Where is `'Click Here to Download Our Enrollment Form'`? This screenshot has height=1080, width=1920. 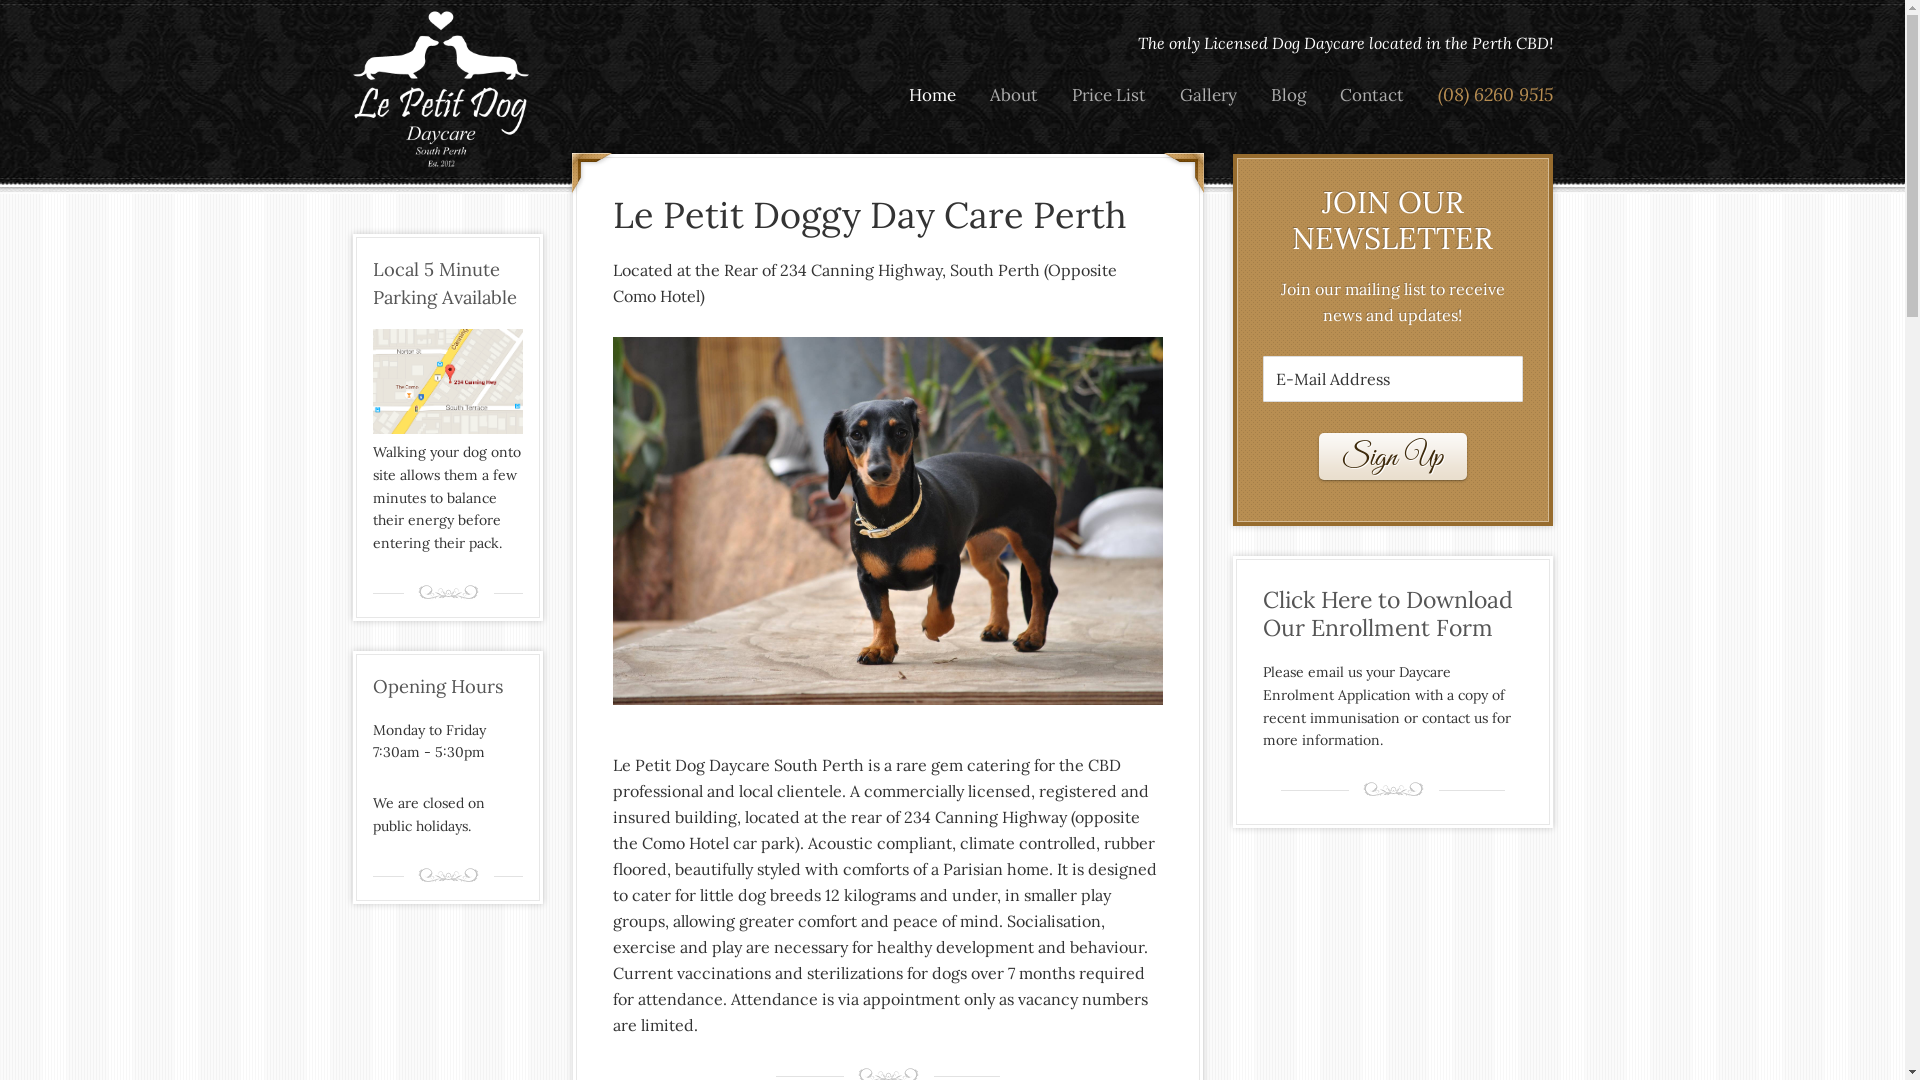
'Click Here to Download Our Enrollment Form' is located at coordinates (1391, 612).